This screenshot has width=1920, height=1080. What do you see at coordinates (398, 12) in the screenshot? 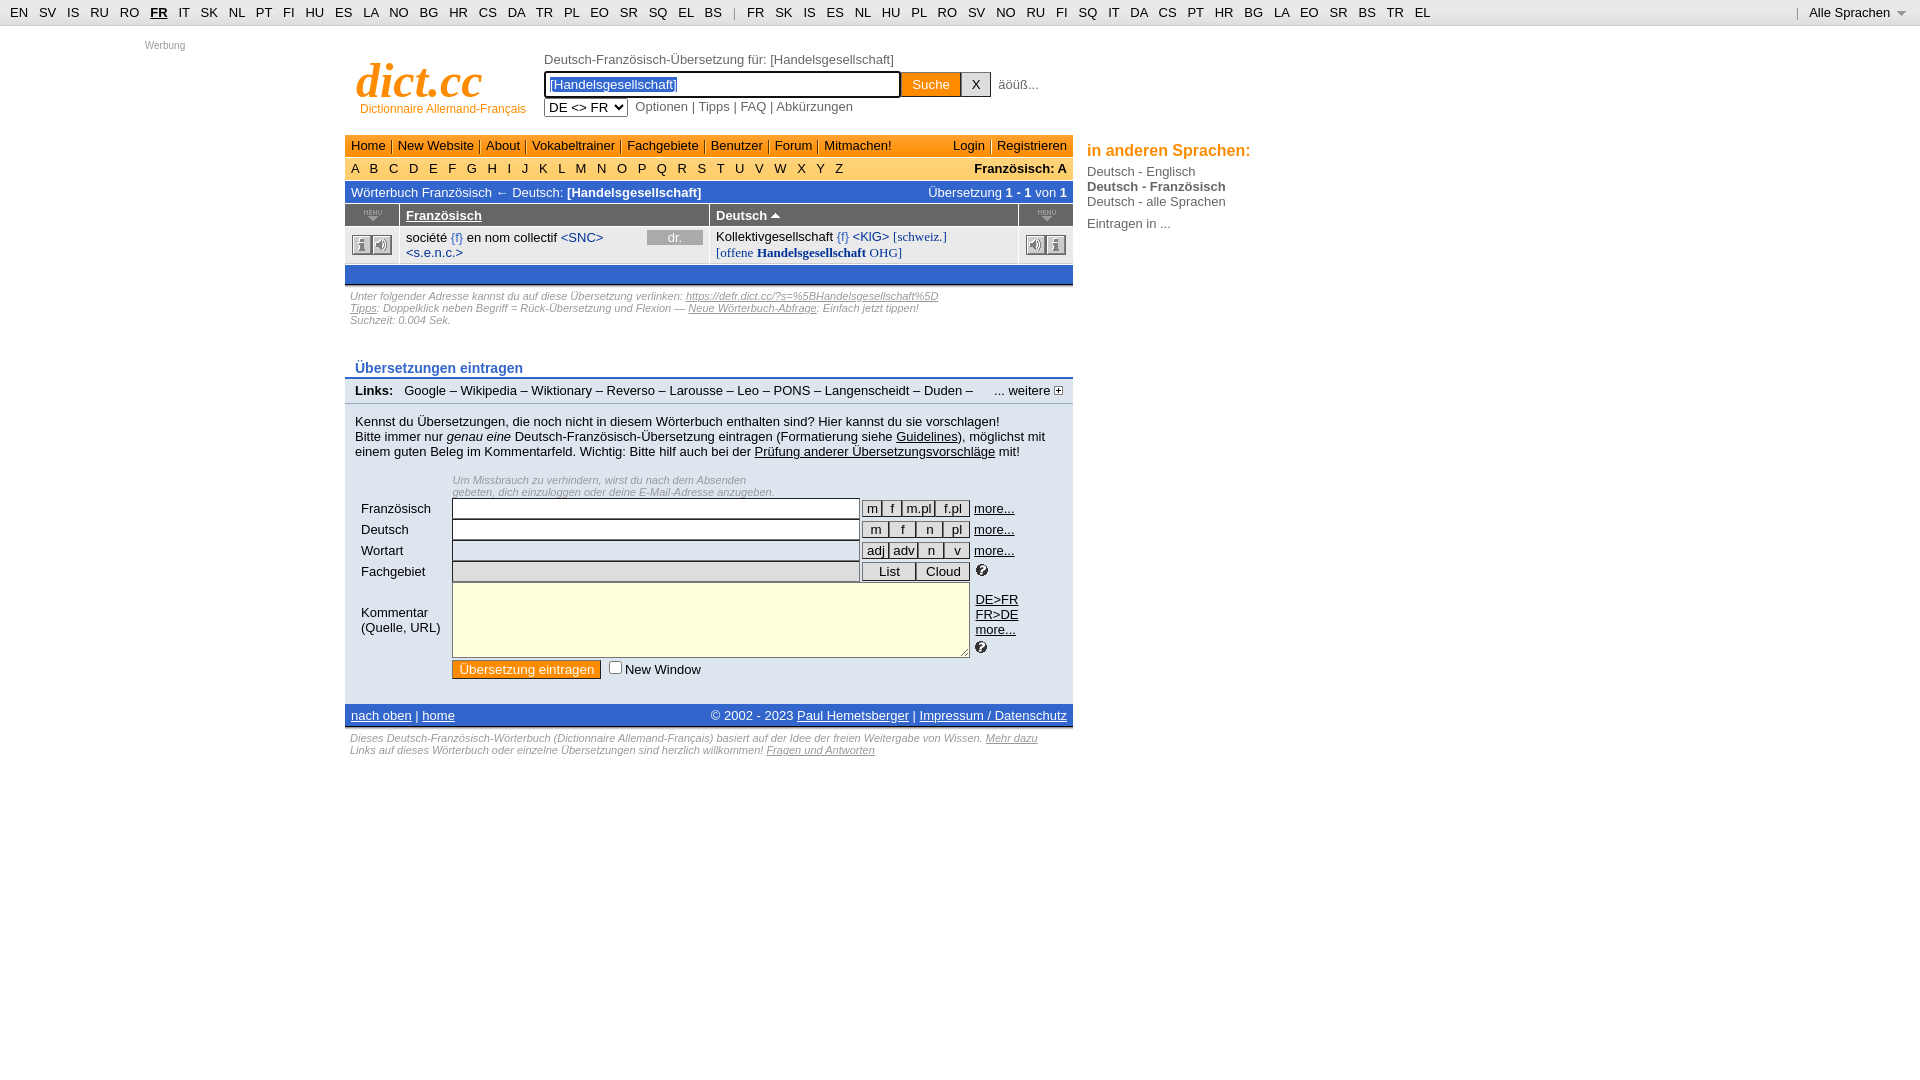
I see `'NO'` at bounding box center [398, 12].